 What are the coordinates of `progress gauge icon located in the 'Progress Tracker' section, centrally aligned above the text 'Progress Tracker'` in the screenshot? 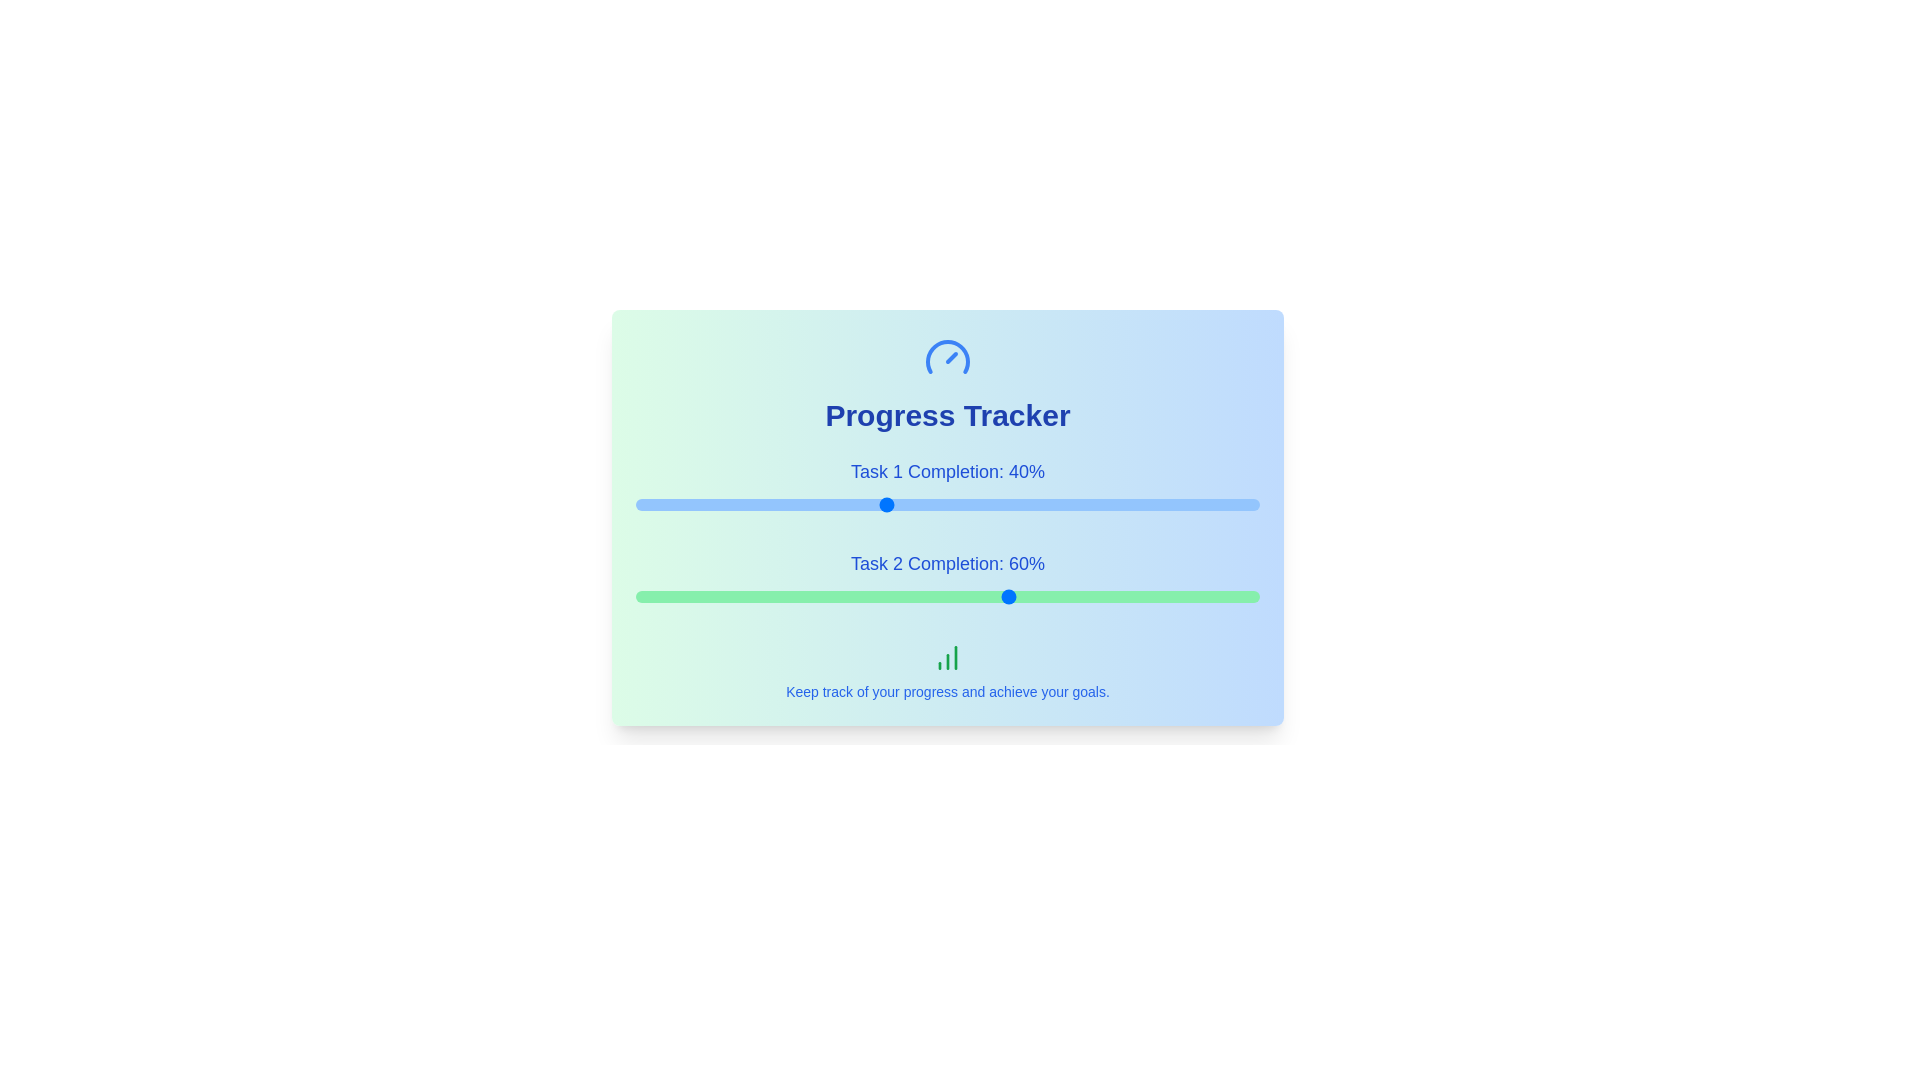 It's located at (947, 357).